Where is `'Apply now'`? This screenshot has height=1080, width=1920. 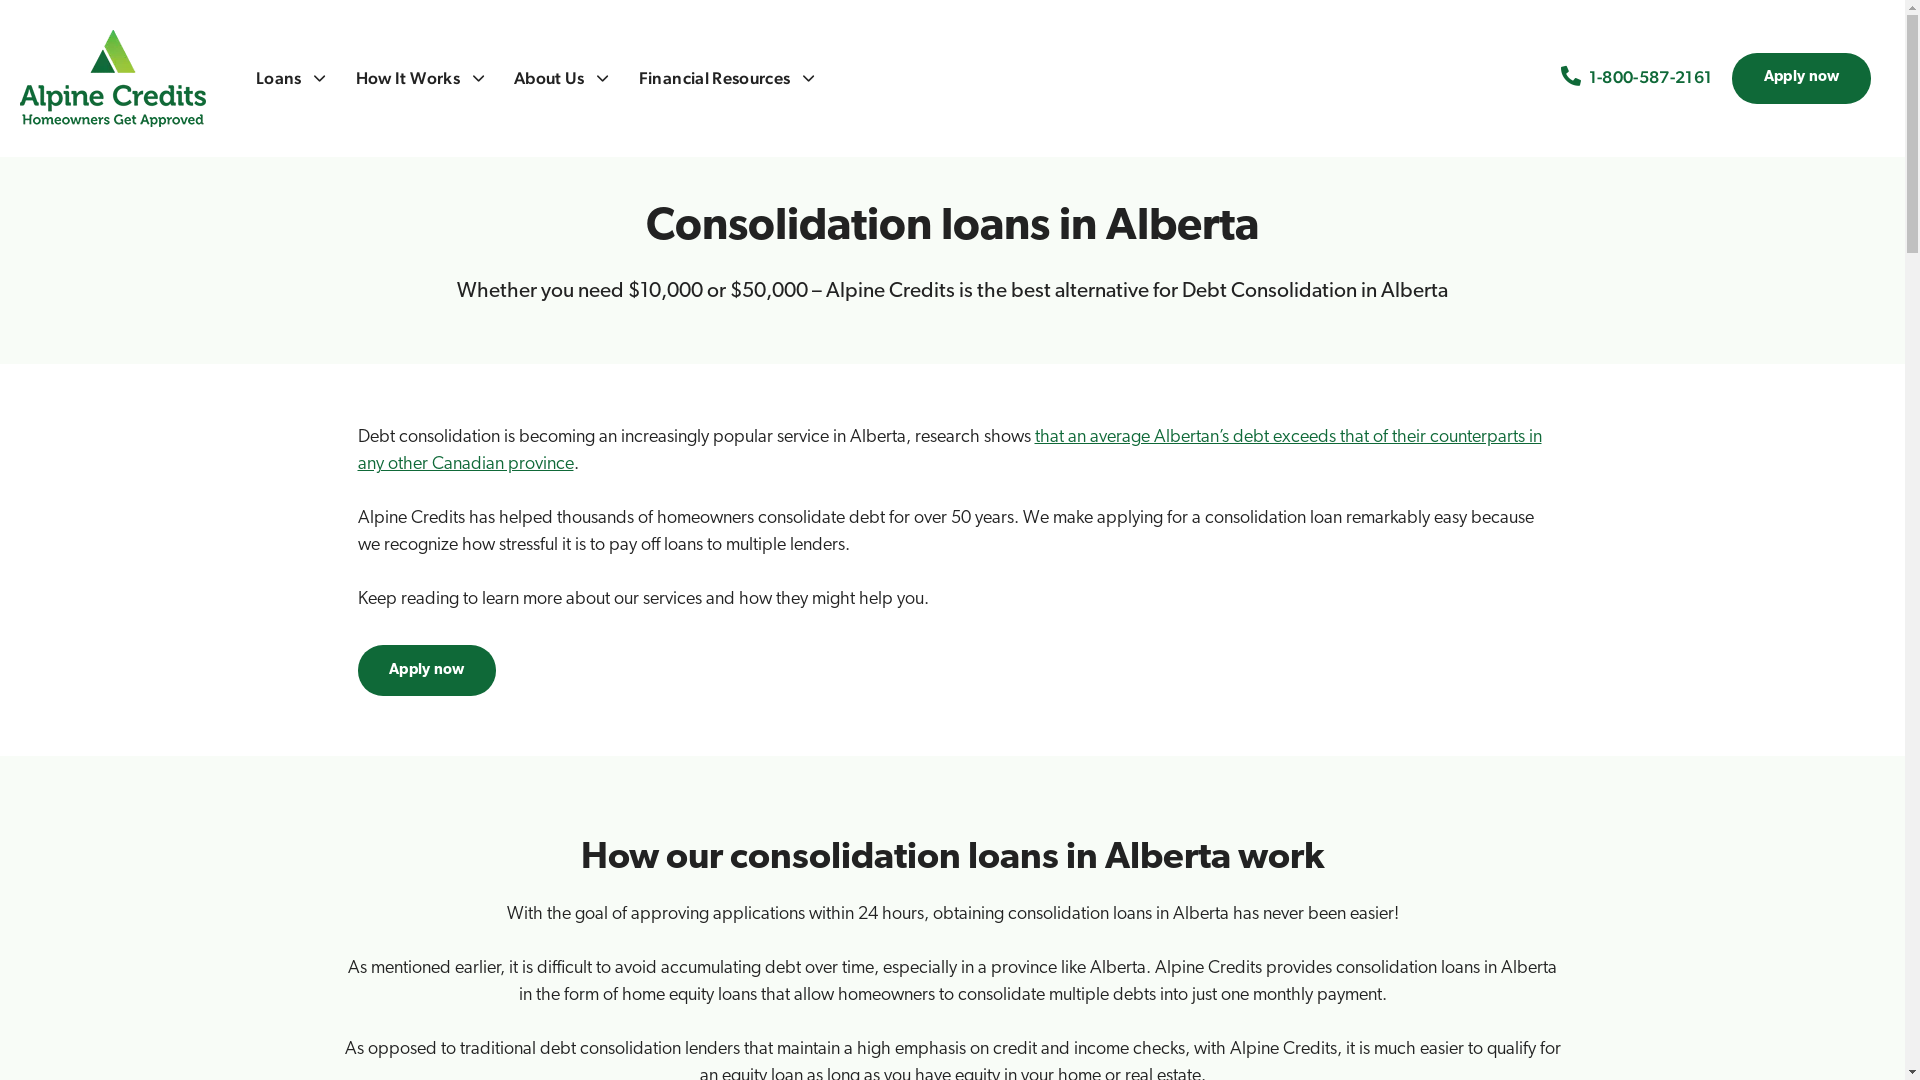 'Apply now' is located at coordinates (426, 670).